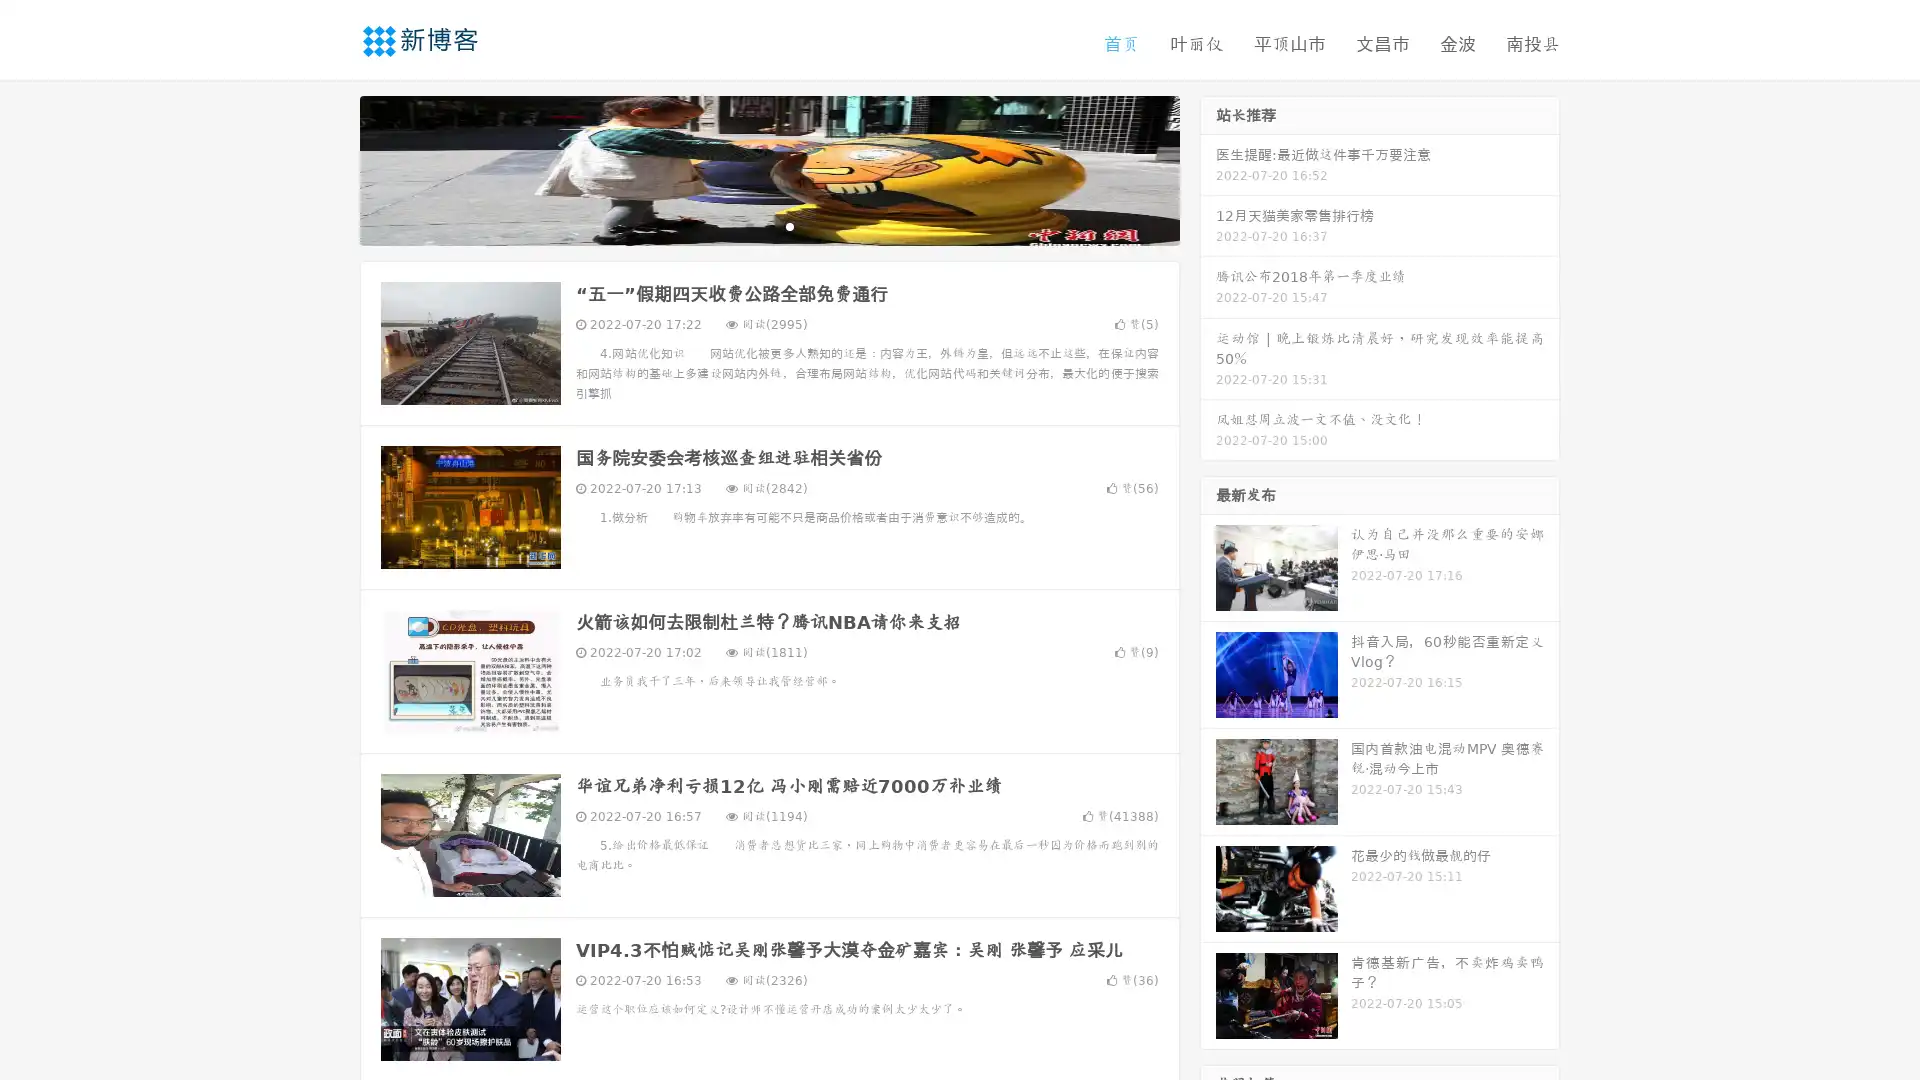 The image size is (1920, 1080). Describe the element at coordinates (748, 225) in the screenshot. I see `Go to slide 1` at that location.